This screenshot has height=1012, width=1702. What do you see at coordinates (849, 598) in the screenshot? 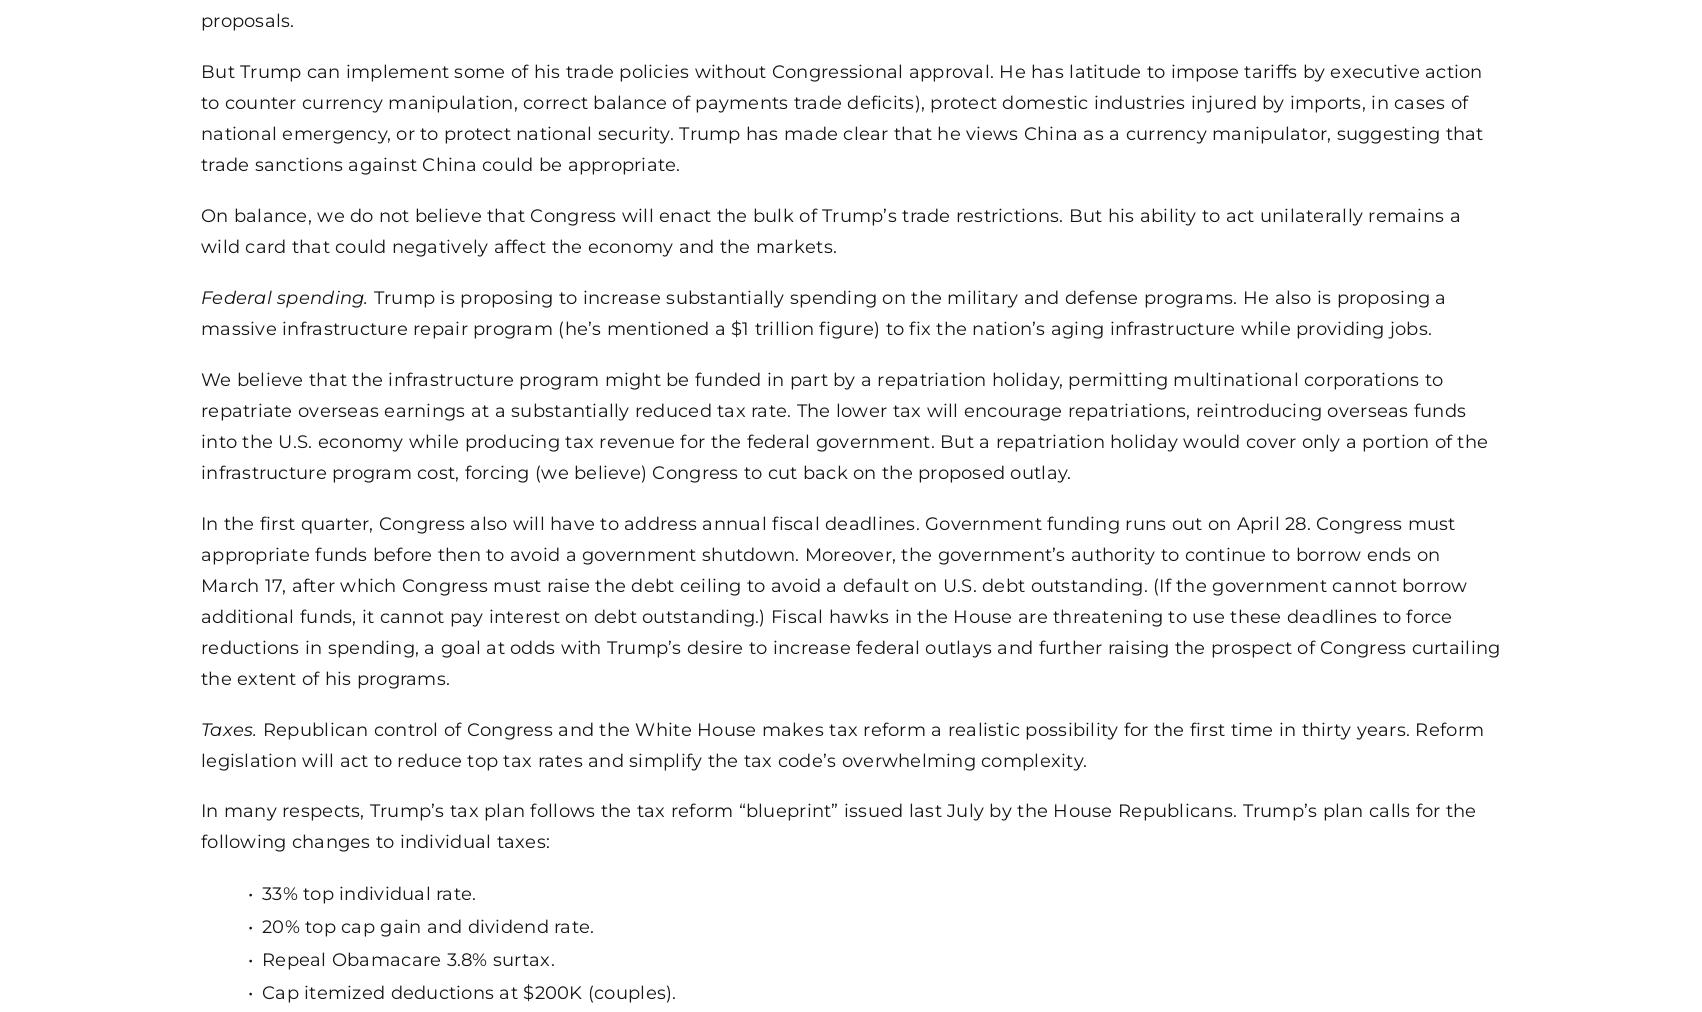
I see `'In the first quarter, Congress also will have to address annual fiscal deadlines. Government funding runs out on April 28. Congress must appropriate funds before then to avoid a government shutdown. Moreover, the government’s authority to continue to borrow ends on March 17, after which Congress must raise the debt ceiling to avoid a default on U.S. debt outstanding. (If the government cannot borrow additional funds, it cannot pay interest on debt outstanding.) Fiscal hawks in the House are threatening to use these deadlines to force reductions in spending, a goal at odds with Trump’s desire to increase federal outlays and further raising the prospect of Congress curtailing the extent of his programs.'` at bounding box center [849, 598].